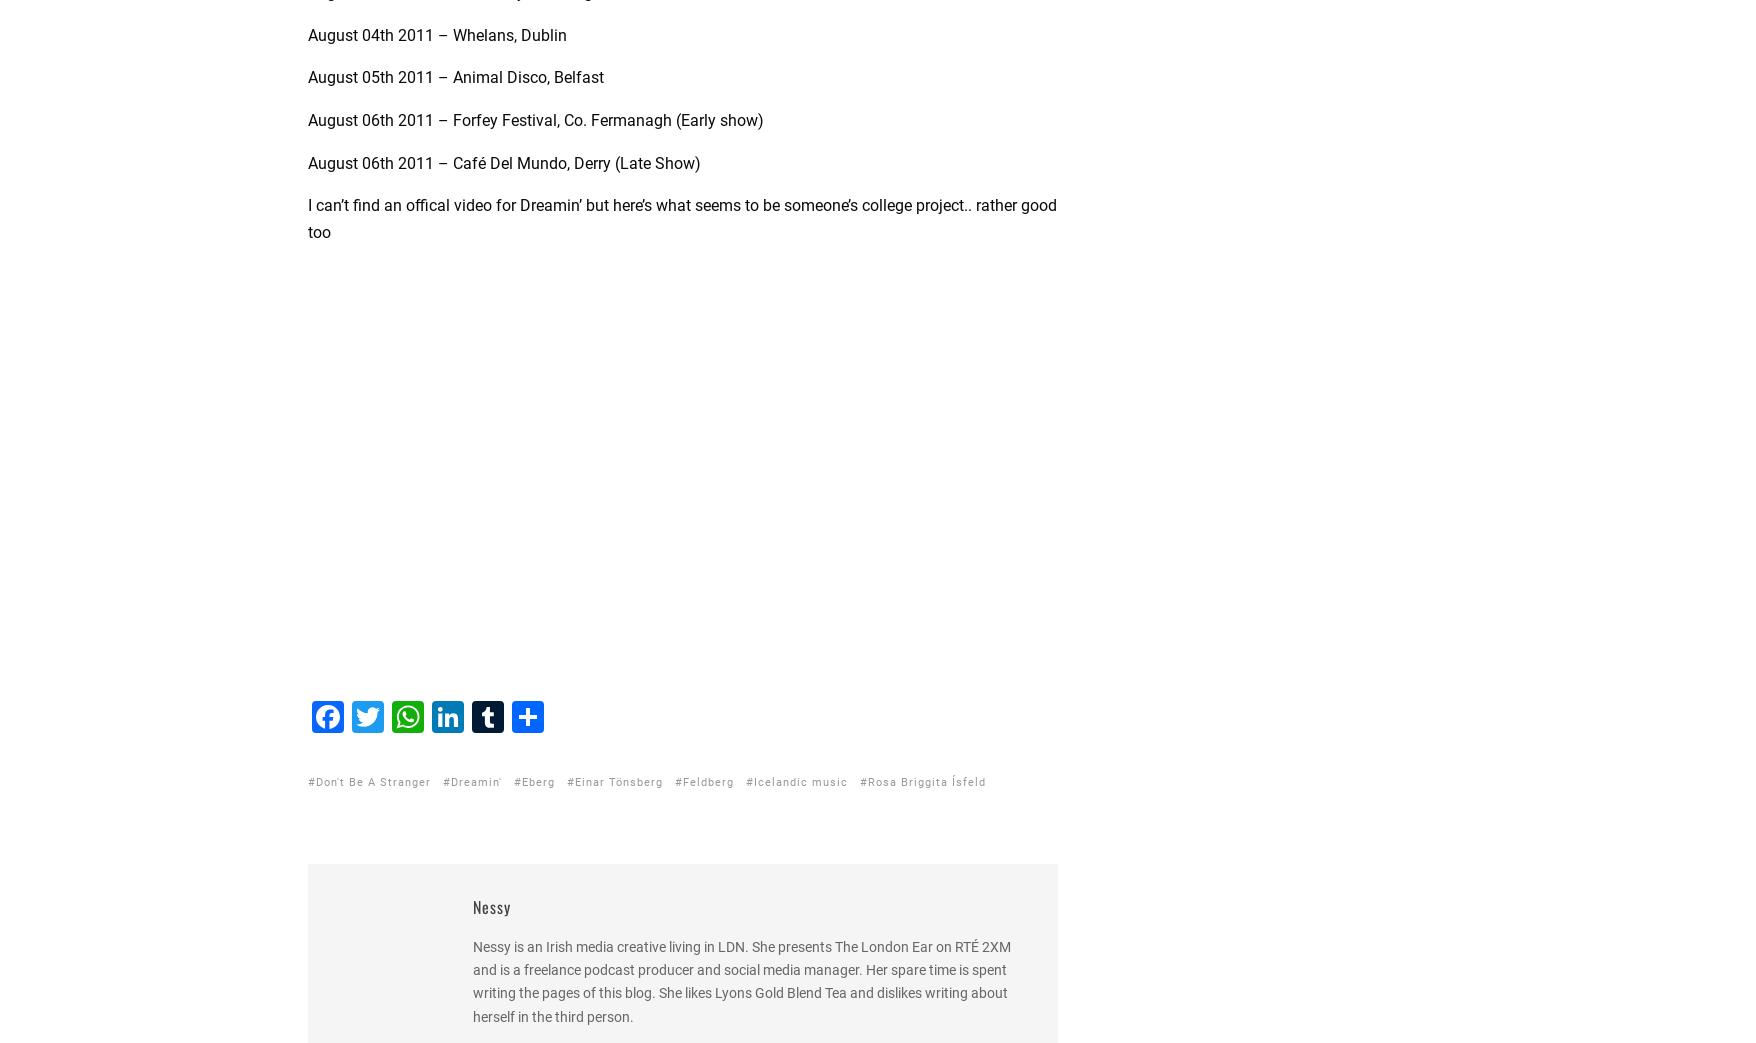 The image size is (1756, 1043). What do you see at coordinates (343, 828) in the screenshot?
I see `'Facebook'` at bounding box center [343, 828].